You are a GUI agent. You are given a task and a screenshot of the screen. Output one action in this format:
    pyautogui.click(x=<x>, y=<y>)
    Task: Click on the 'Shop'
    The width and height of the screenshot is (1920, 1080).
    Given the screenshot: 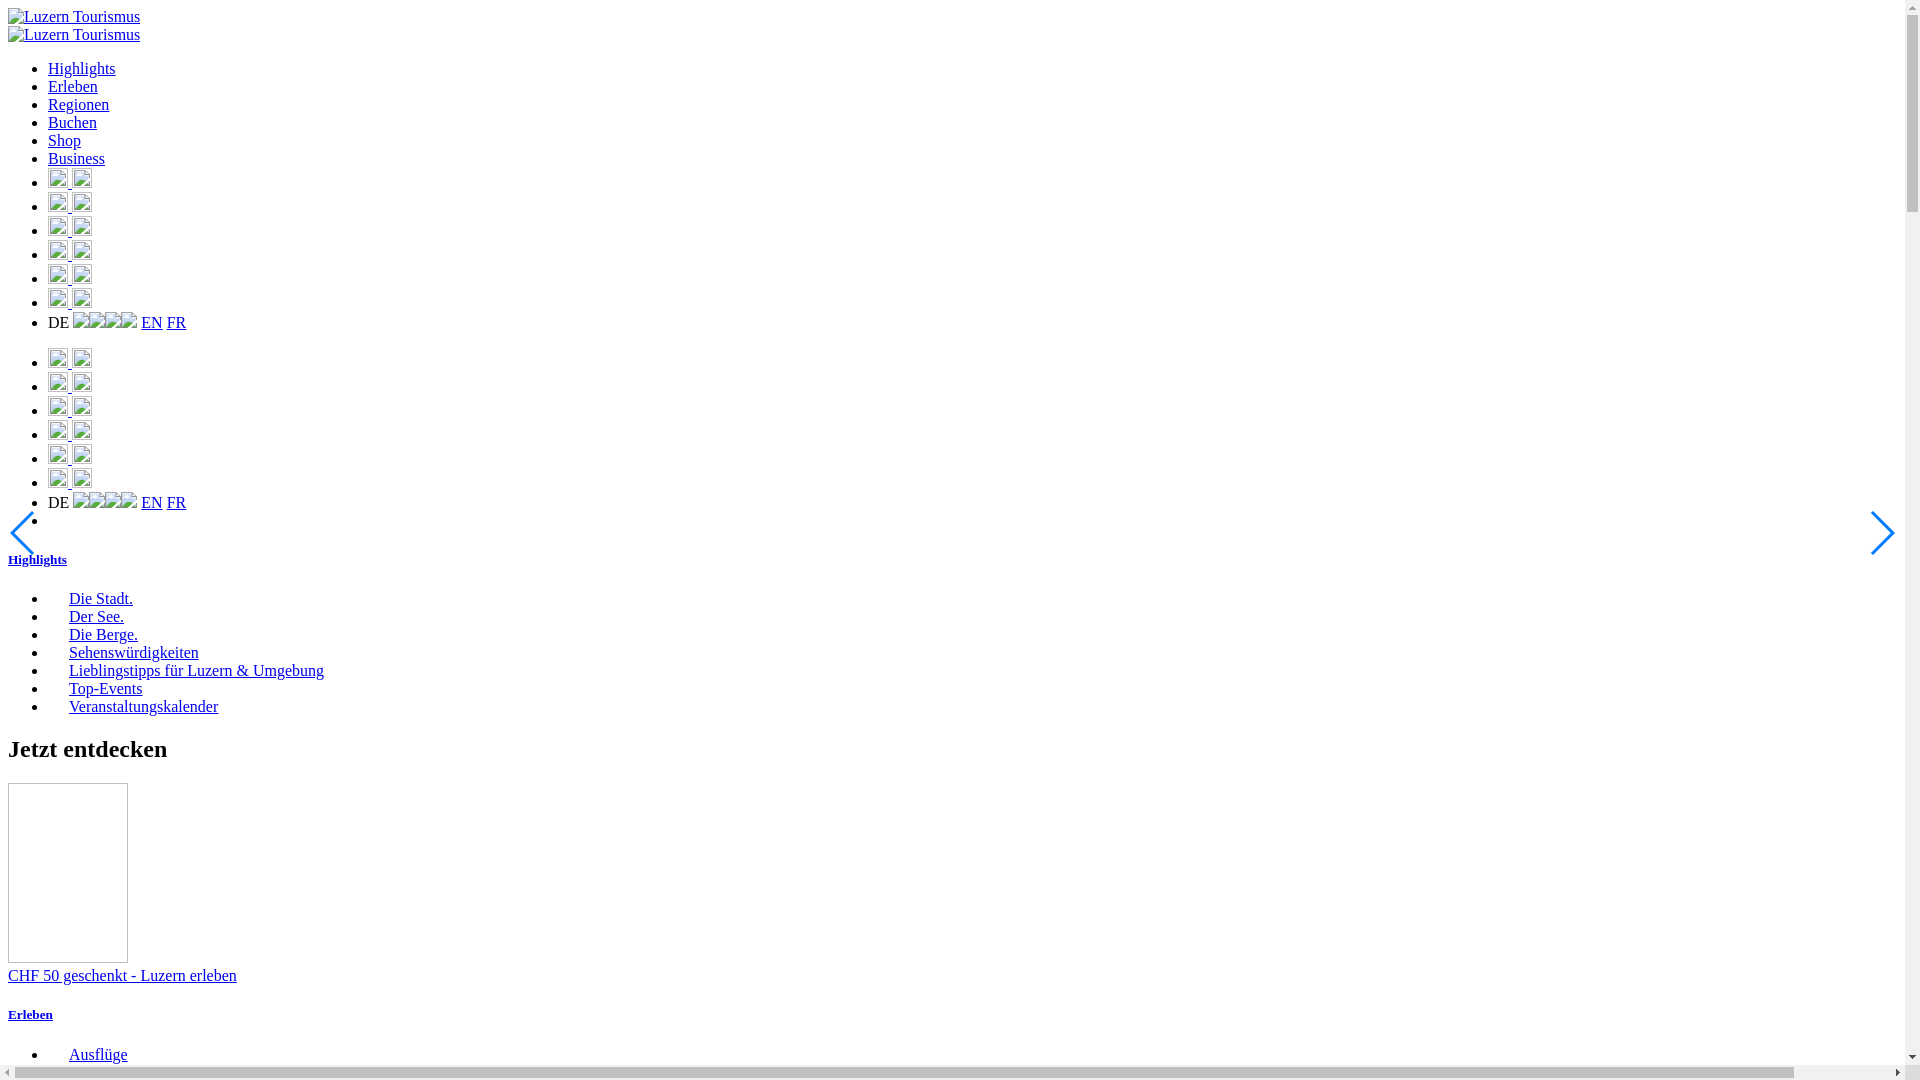 What is the action you would take?
    pyautogui.click(x=64, y=139)
    